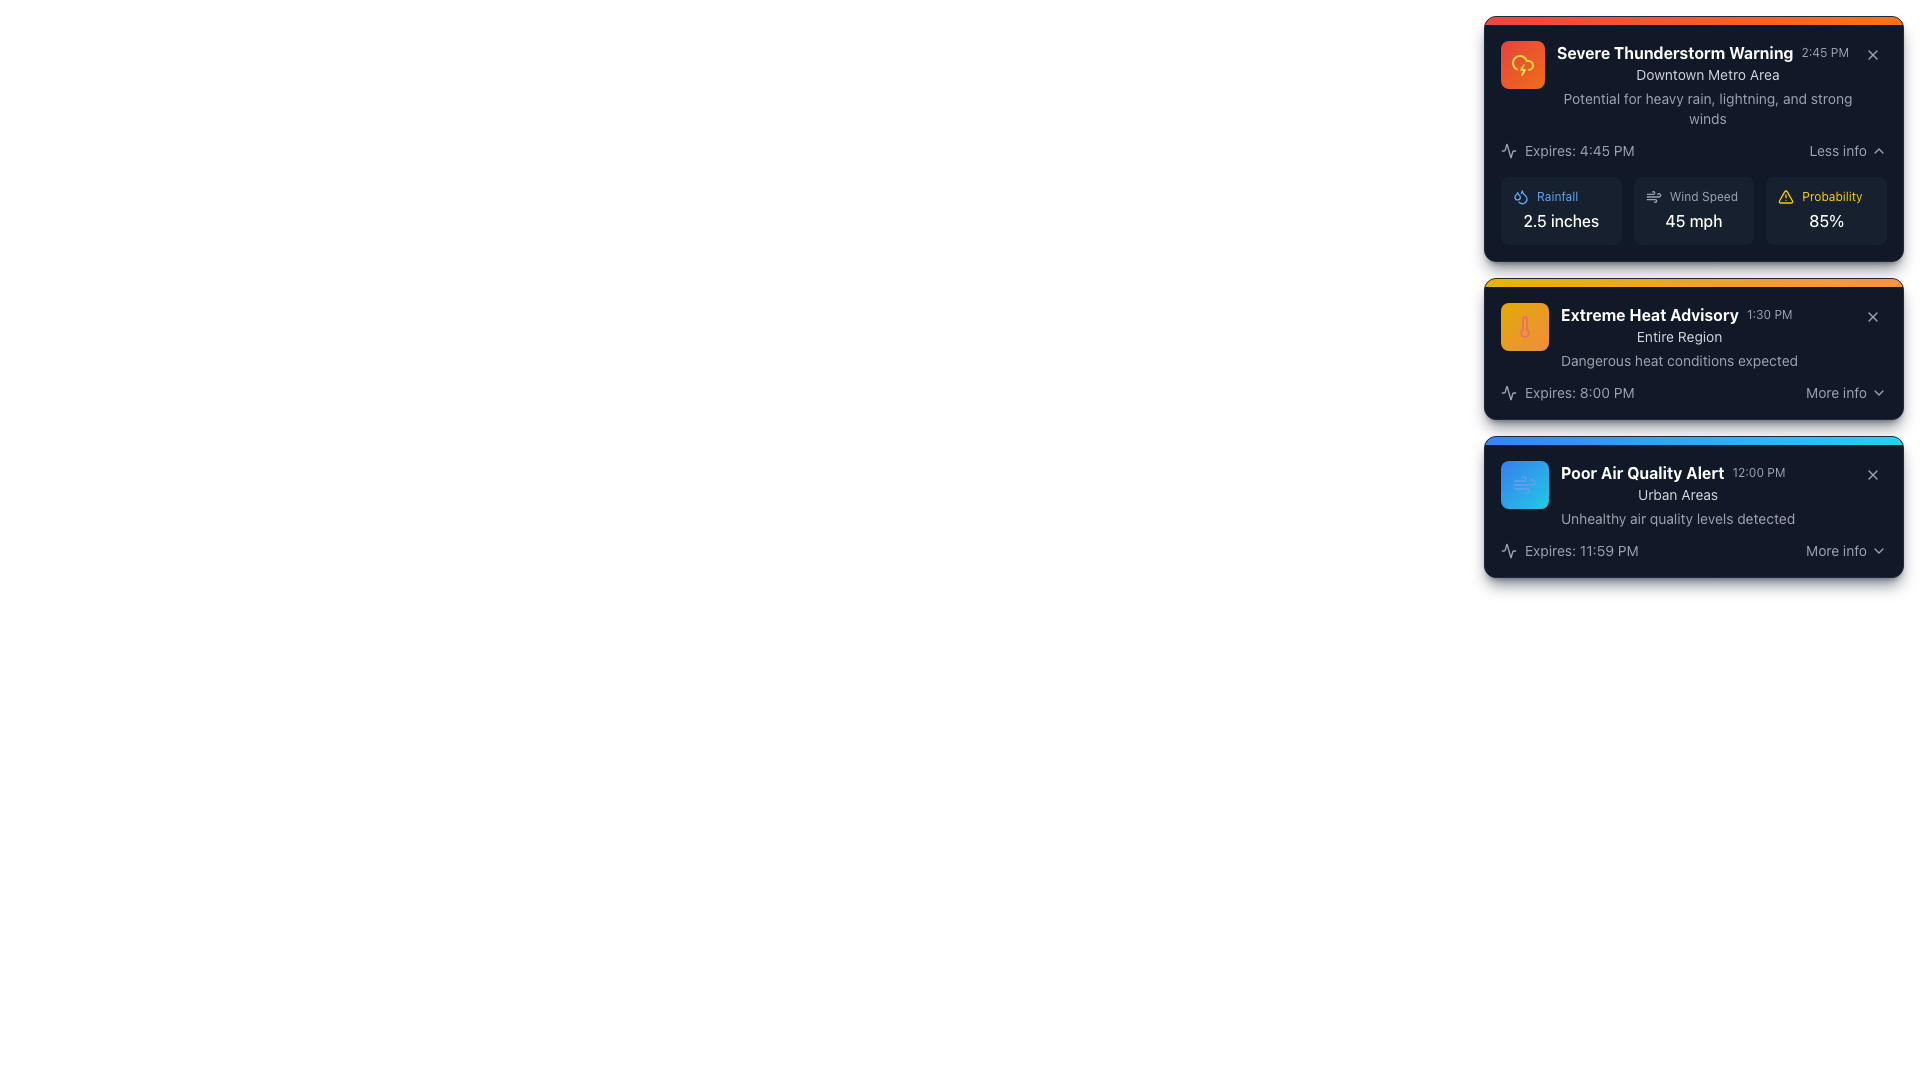 The image size is (1920, 1080). I want to click on the icon adjacent to the 'More info' button in the 'Poor Air Quality Alert' card, so click(1877, 551).